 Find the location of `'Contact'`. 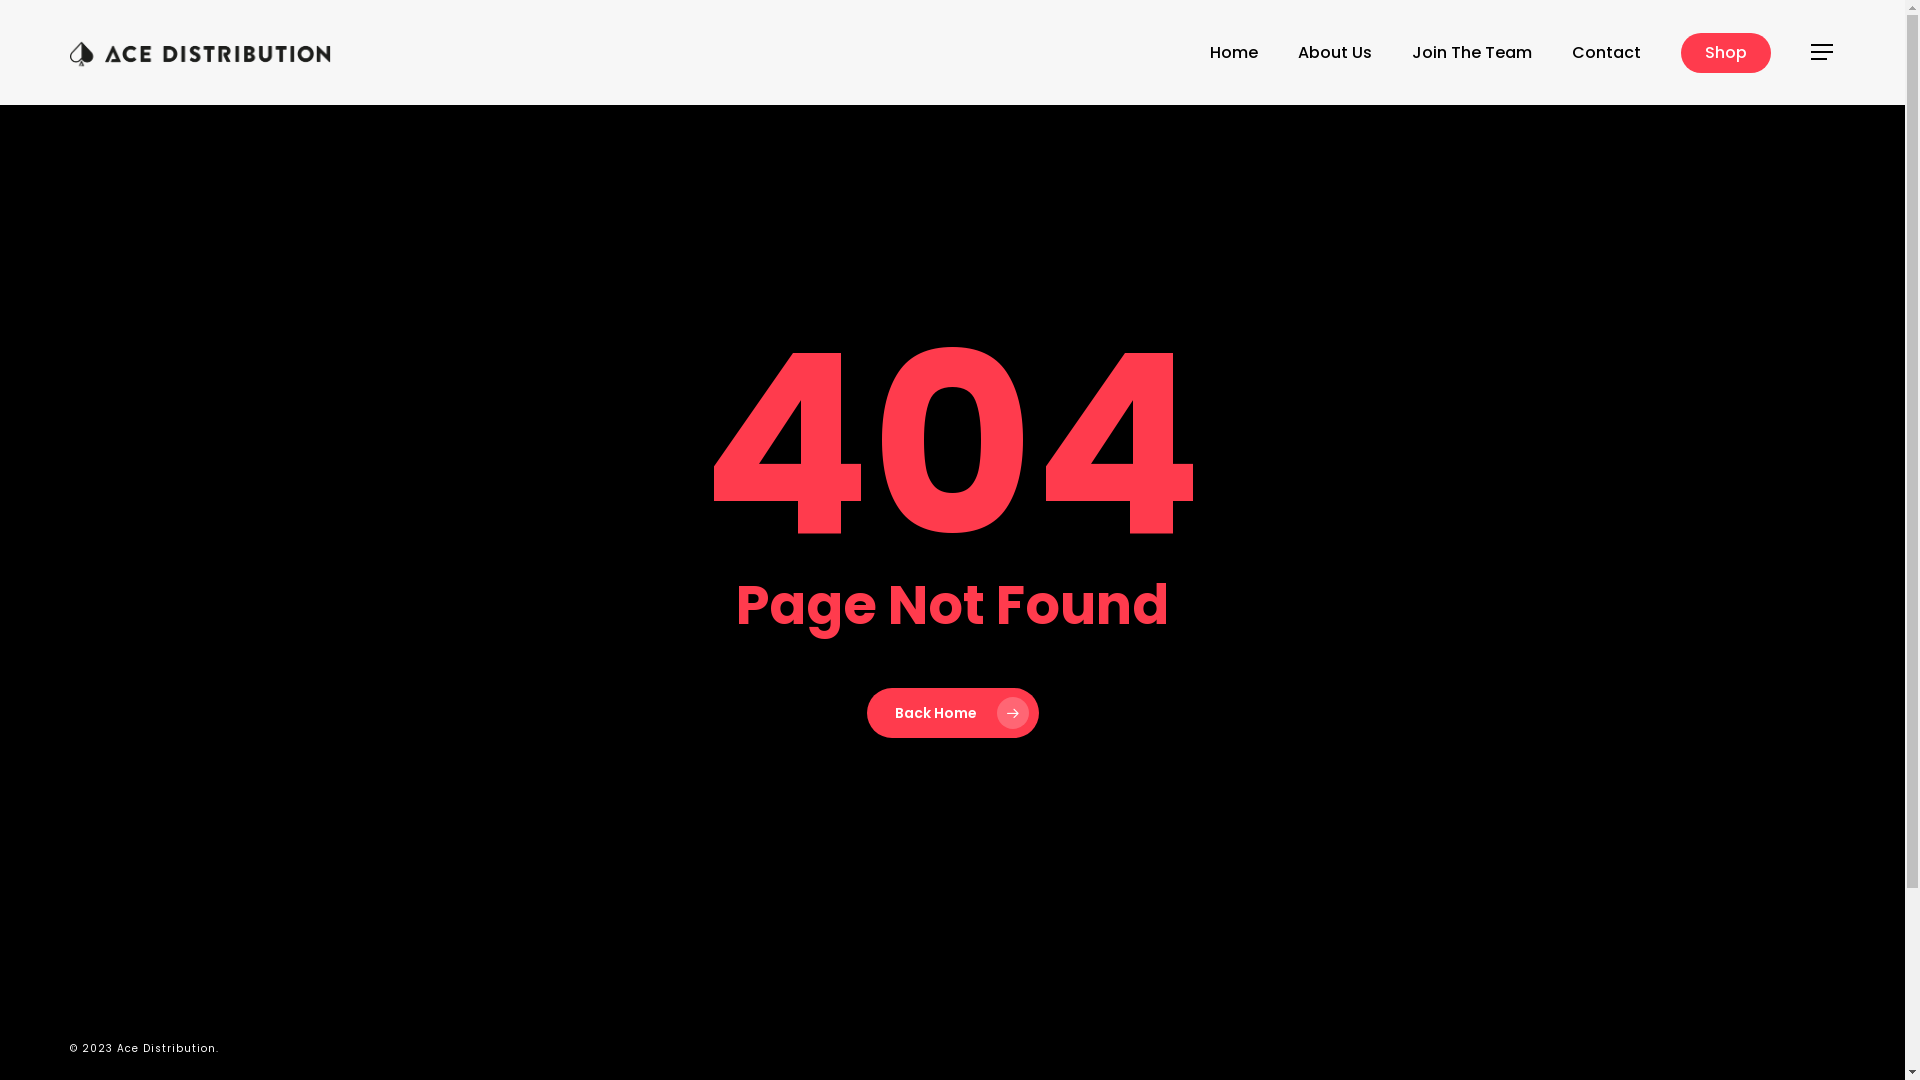

'Contact' is located at coordinates (1606, 50).